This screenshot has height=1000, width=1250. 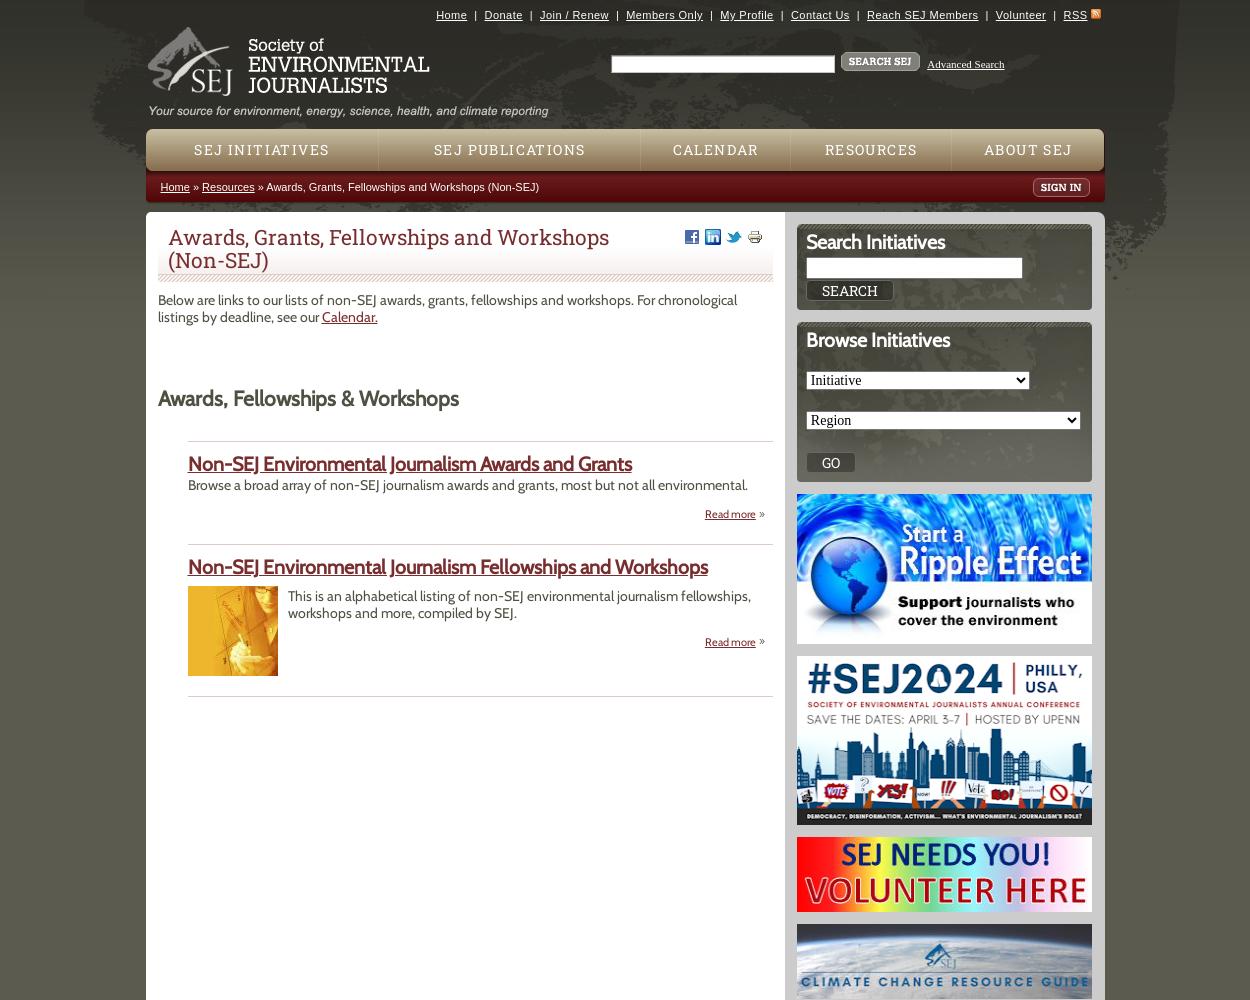 I want to click on 'Awards, Fellowships & Workshops', so click(x=307, y=398).